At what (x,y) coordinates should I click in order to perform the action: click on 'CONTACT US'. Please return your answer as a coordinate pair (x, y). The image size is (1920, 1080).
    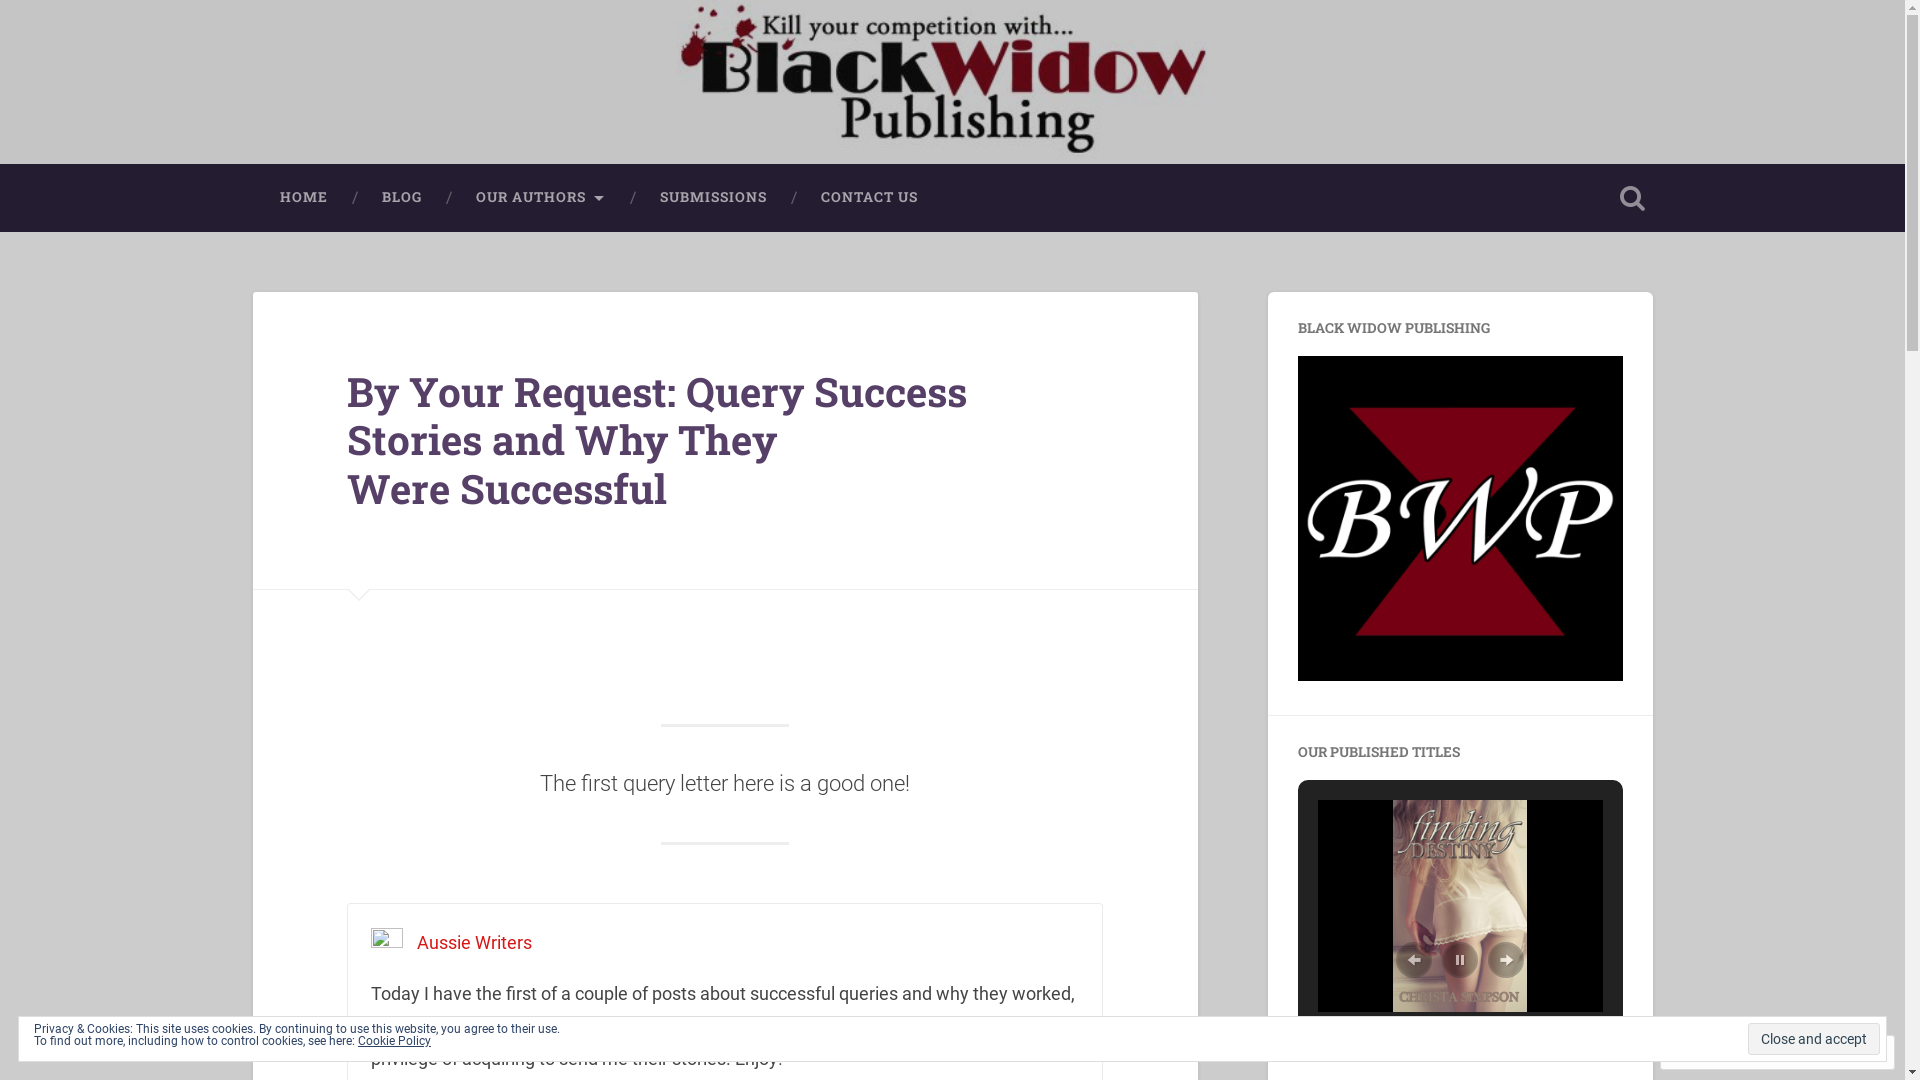
    Looking at the image, I should click on (792, 197).